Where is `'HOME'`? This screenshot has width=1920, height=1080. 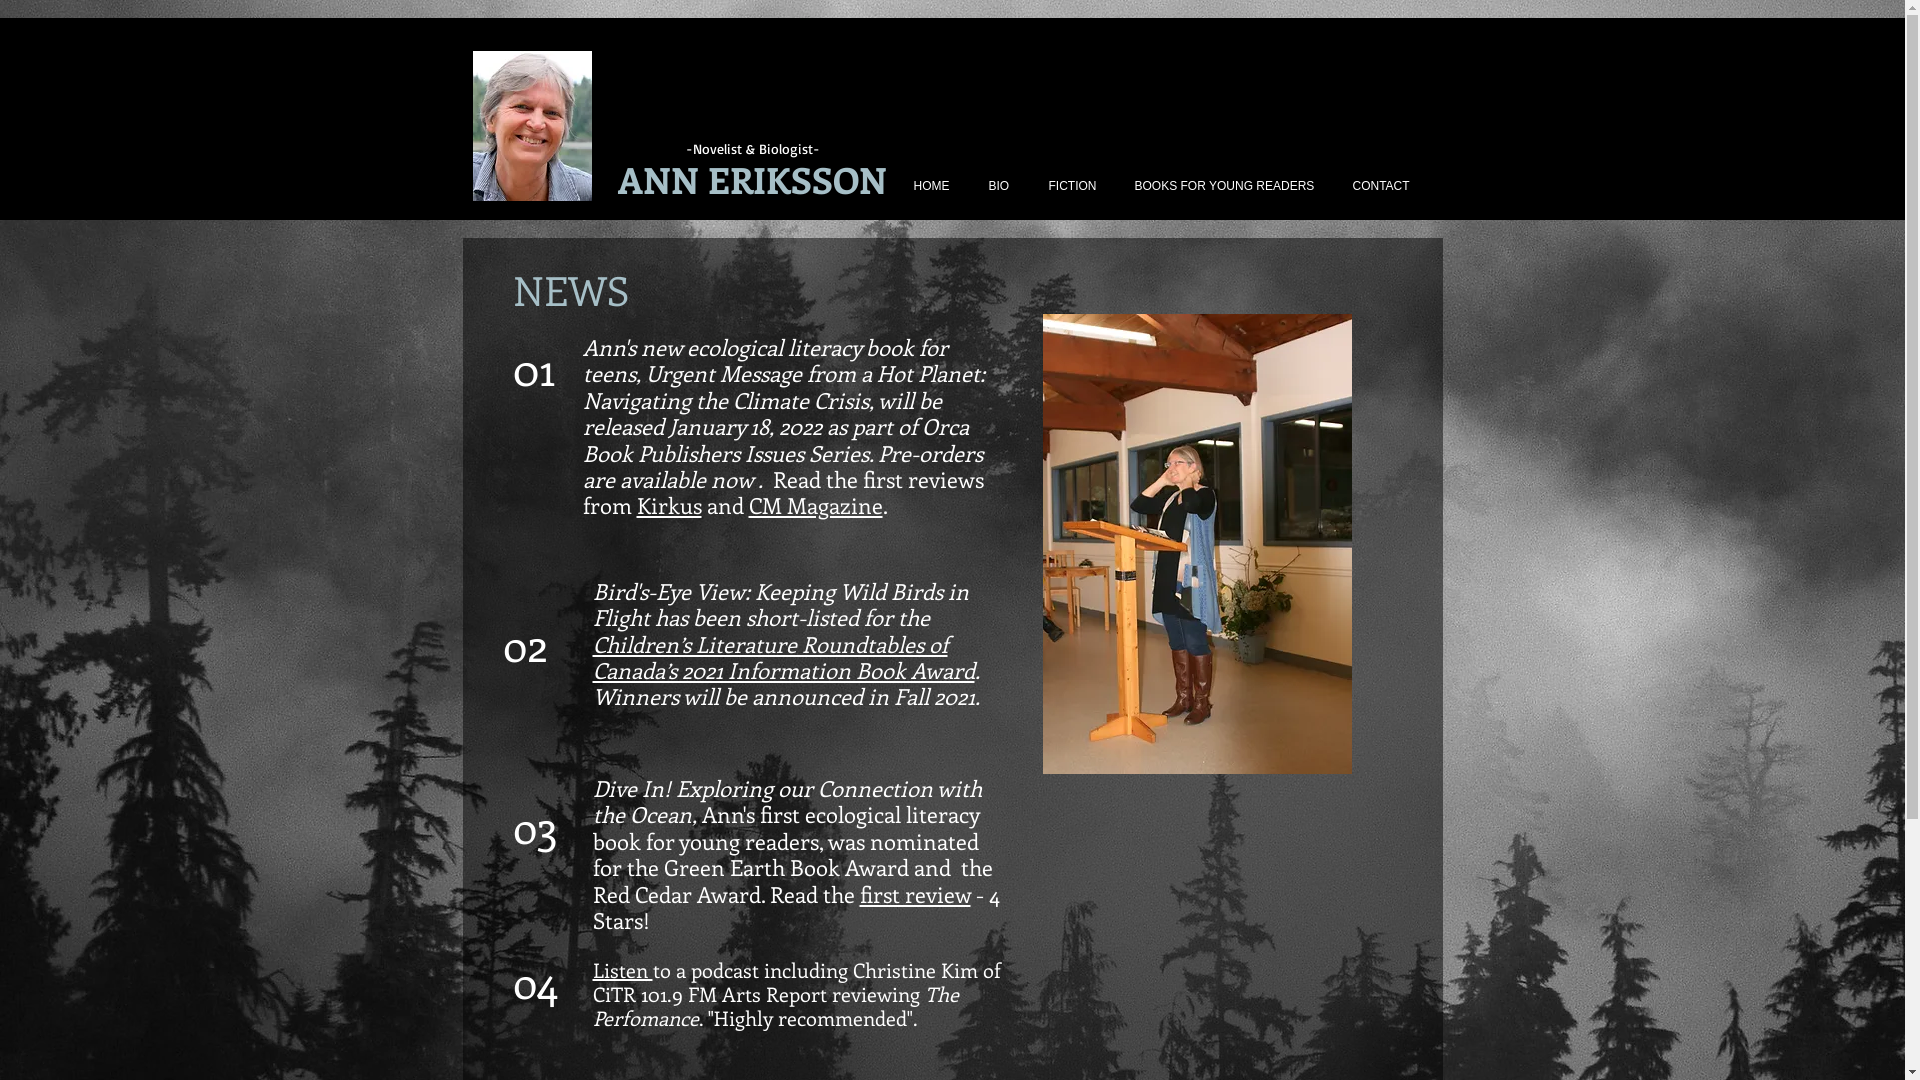
'HOME' is located at coordinates (938, 186).